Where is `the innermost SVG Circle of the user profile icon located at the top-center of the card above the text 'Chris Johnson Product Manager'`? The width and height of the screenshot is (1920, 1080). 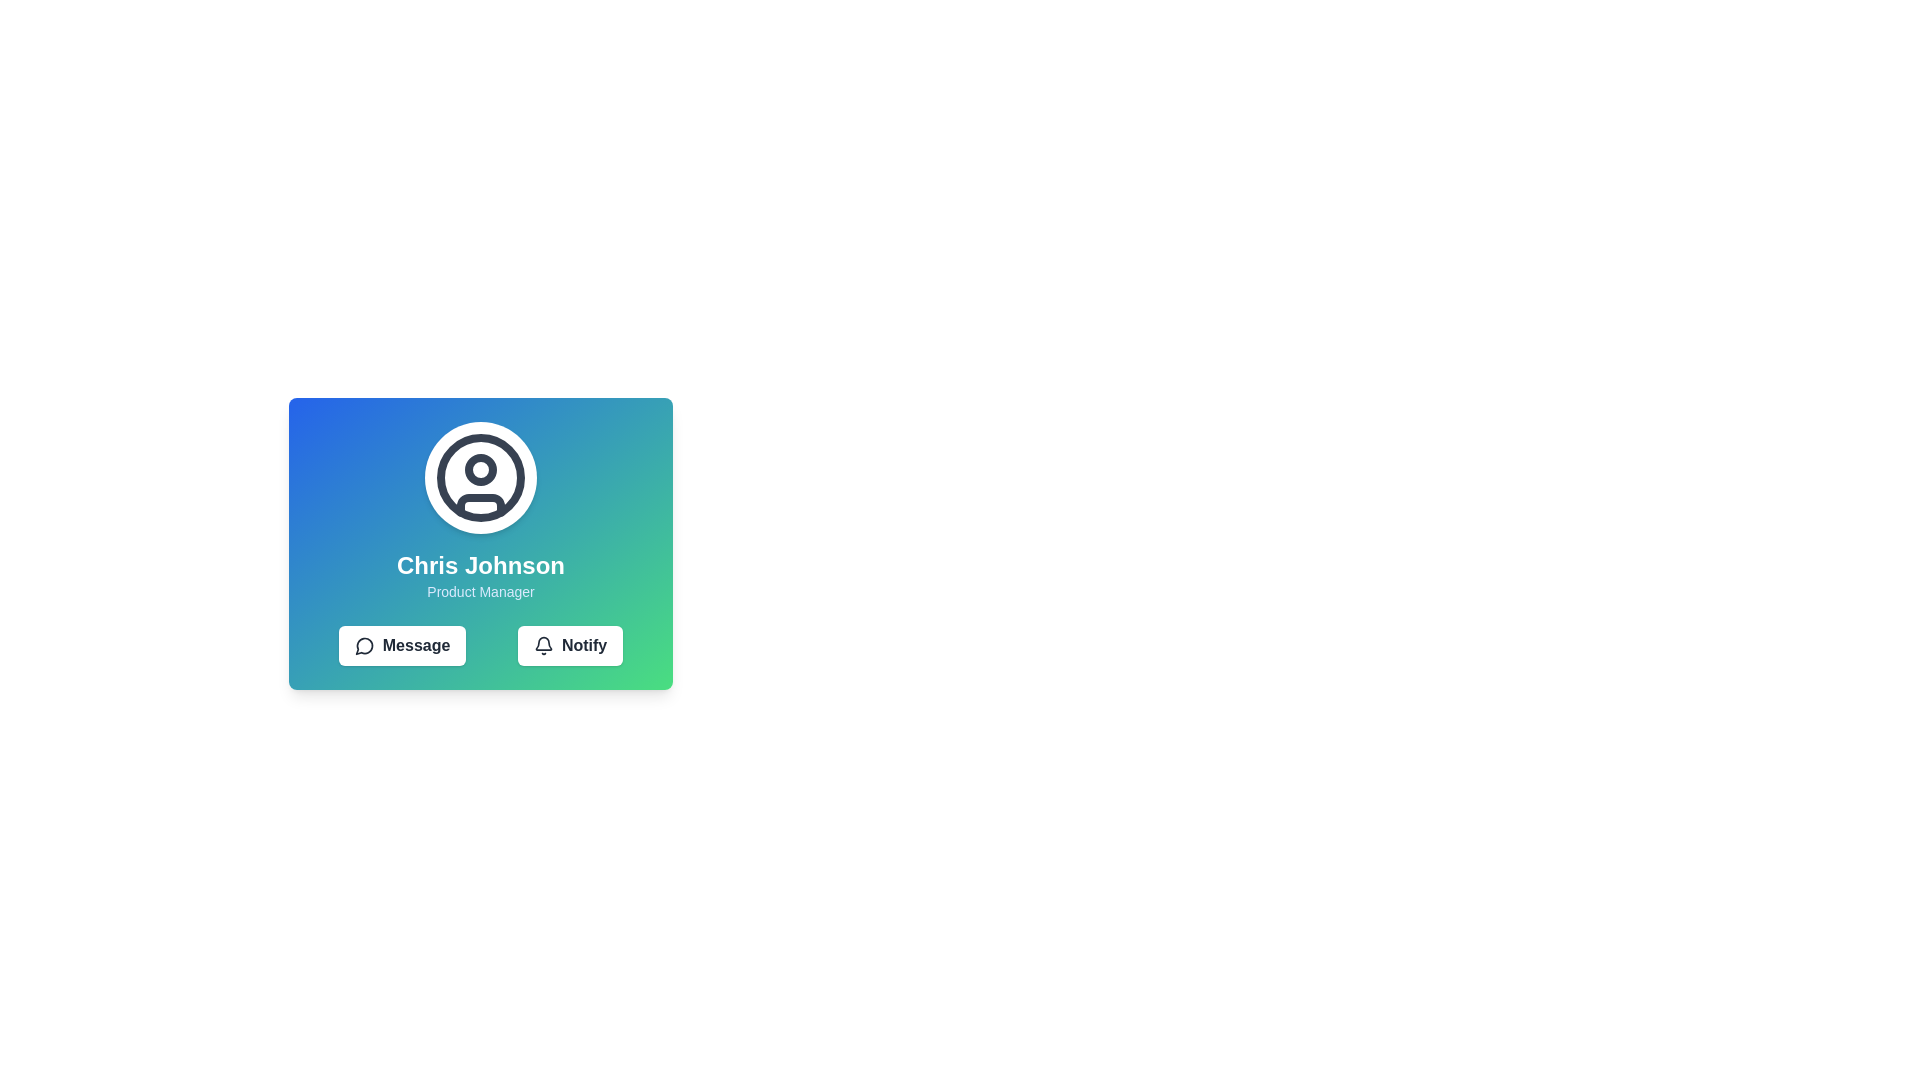
the innermost SVG Circle of the user profile icon located at the top-center of the card above the text 'Chris Johnson Product Manager' is located at coordinates (480, 478).